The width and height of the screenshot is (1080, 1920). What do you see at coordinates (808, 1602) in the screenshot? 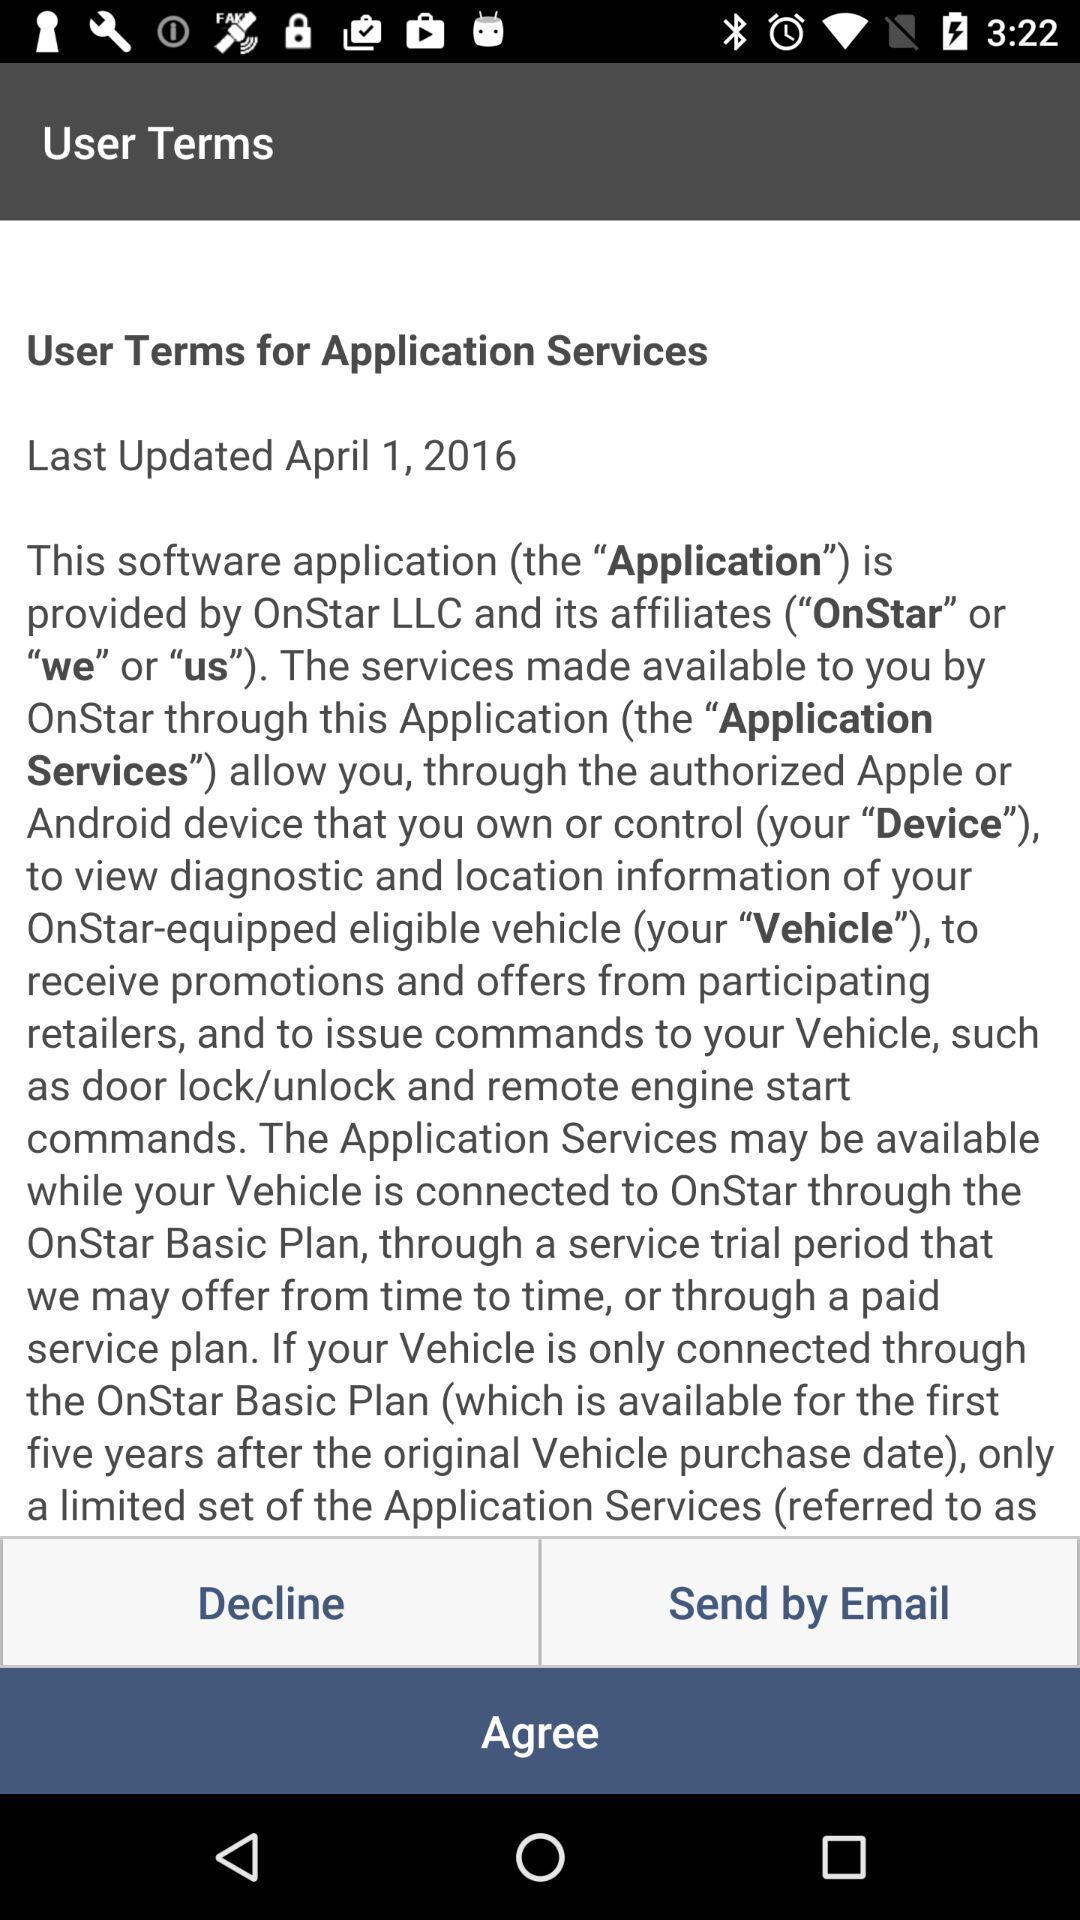
I see `item to the right of the decline` at bounding box center [808, 1602].